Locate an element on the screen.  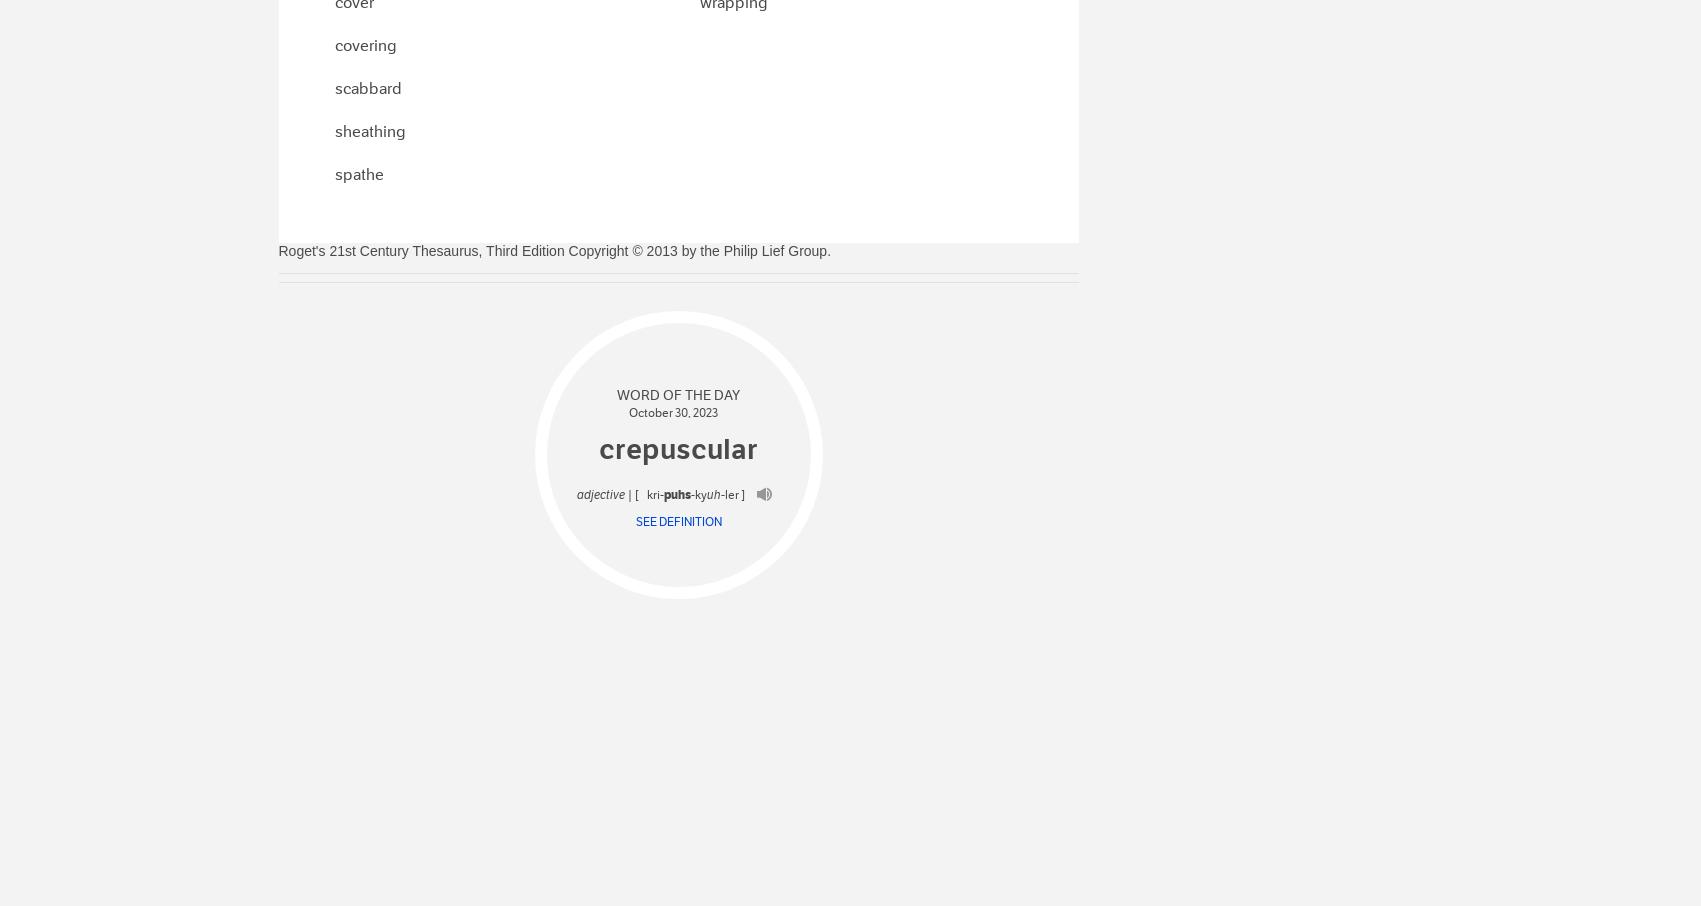
'-ky' is located at coordinates (696, 493).